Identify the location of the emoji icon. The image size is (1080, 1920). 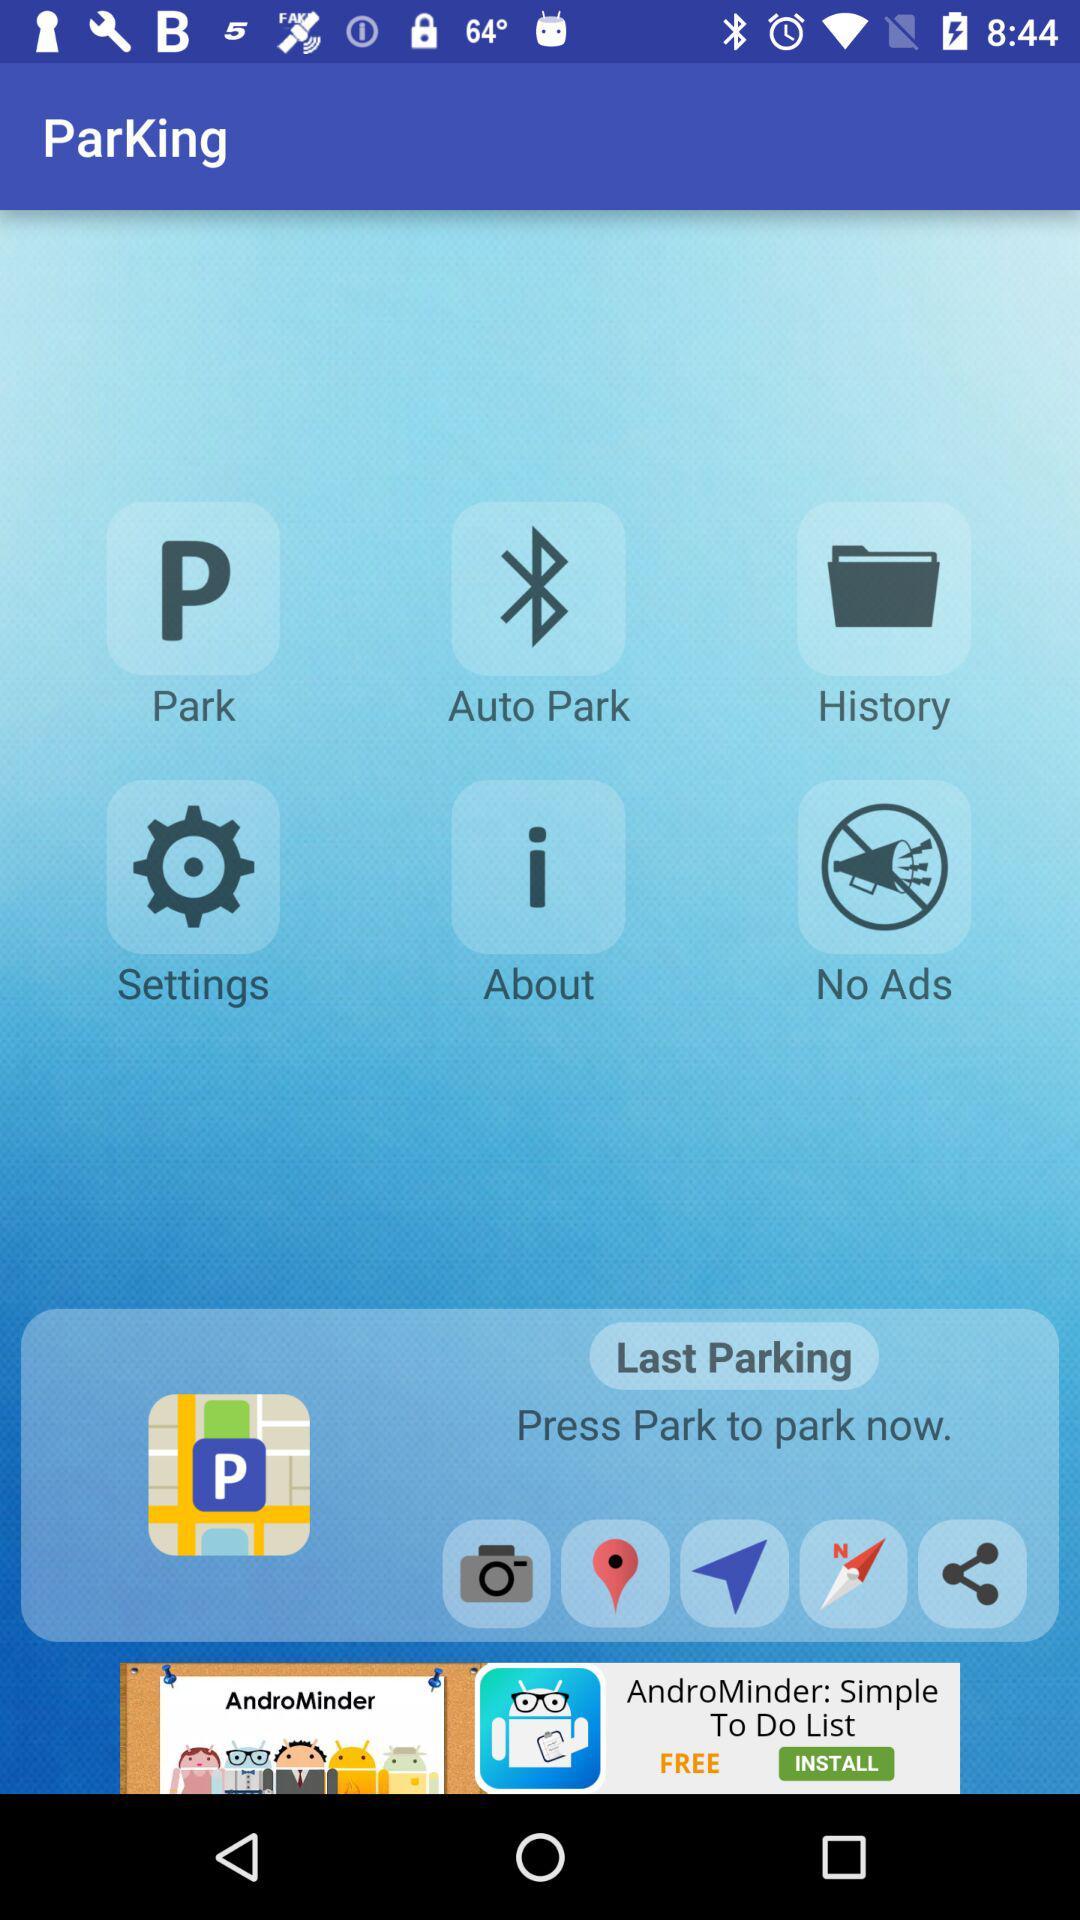
(883, 867).